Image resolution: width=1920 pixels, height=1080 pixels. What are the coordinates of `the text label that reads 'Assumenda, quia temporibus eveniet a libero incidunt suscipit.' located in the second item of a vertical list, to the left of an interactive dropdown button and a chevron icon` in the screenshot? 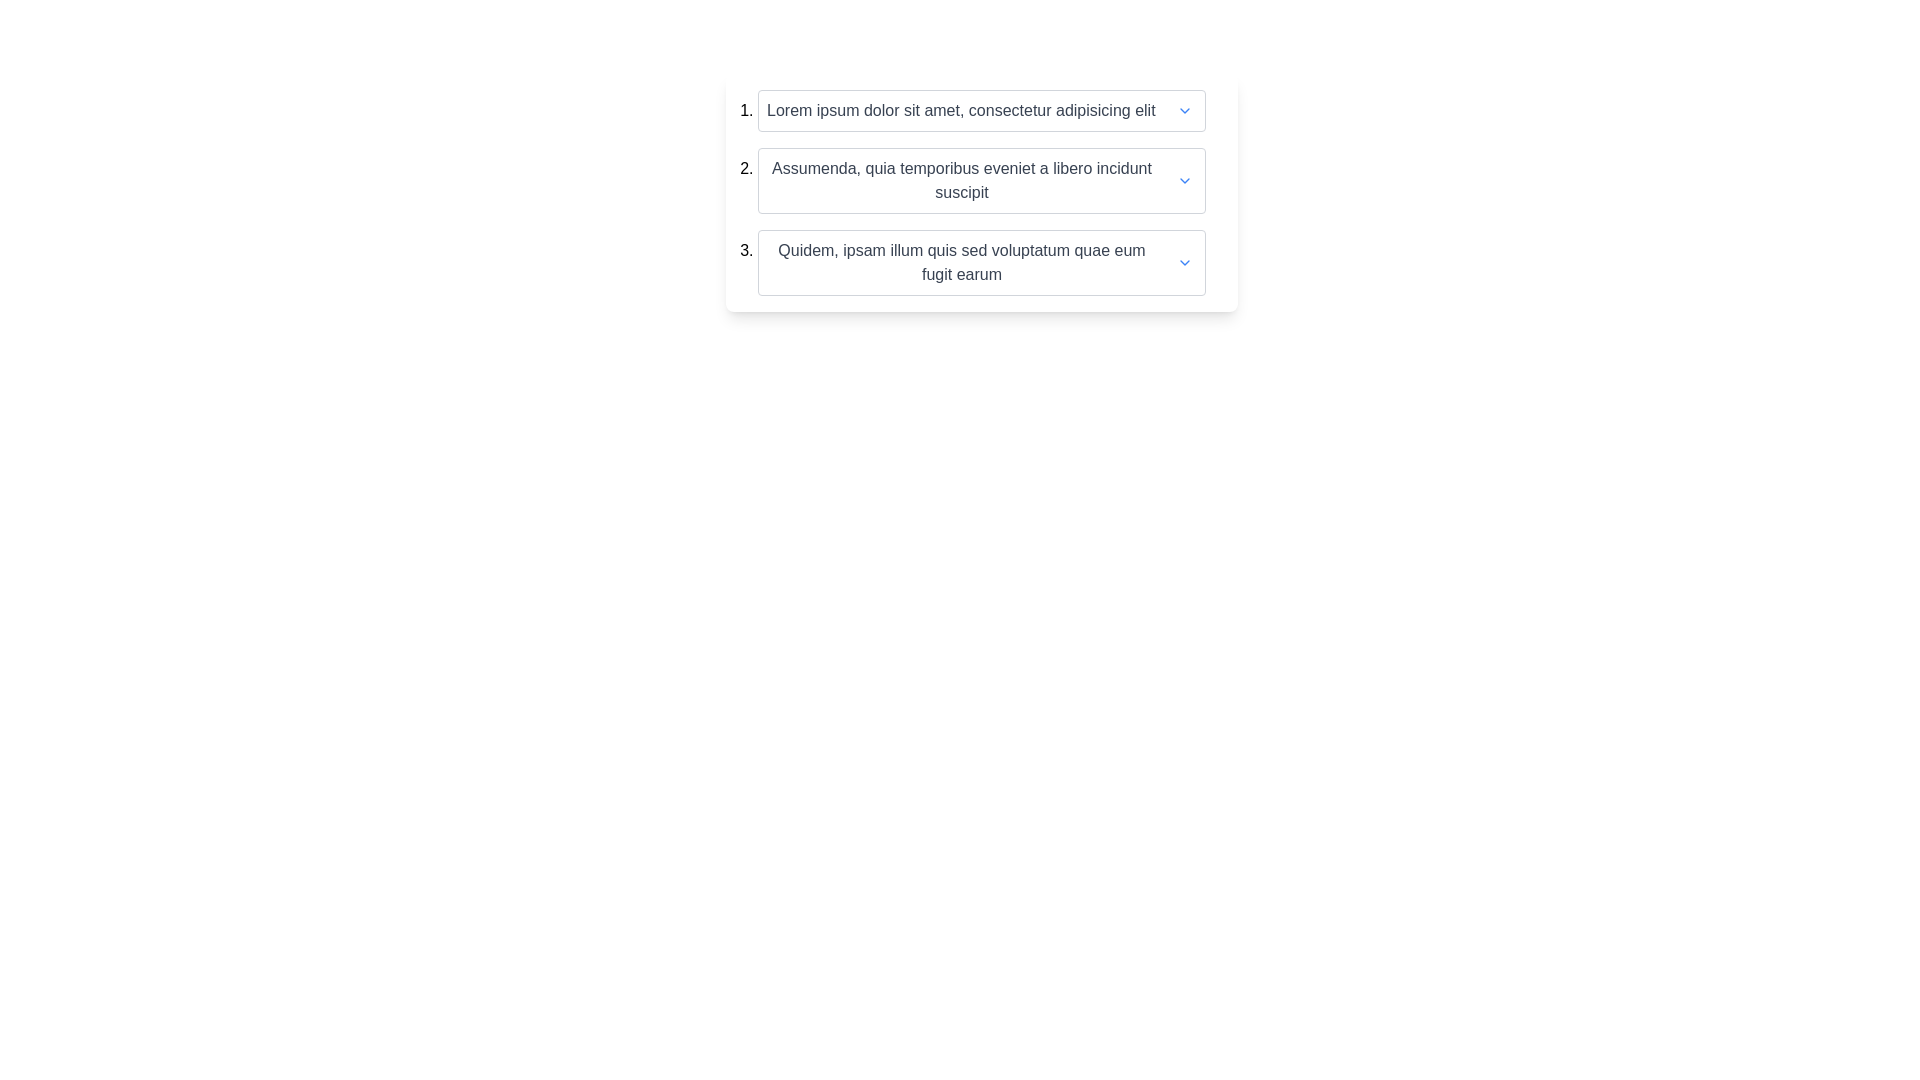 It's located at (961, 181).